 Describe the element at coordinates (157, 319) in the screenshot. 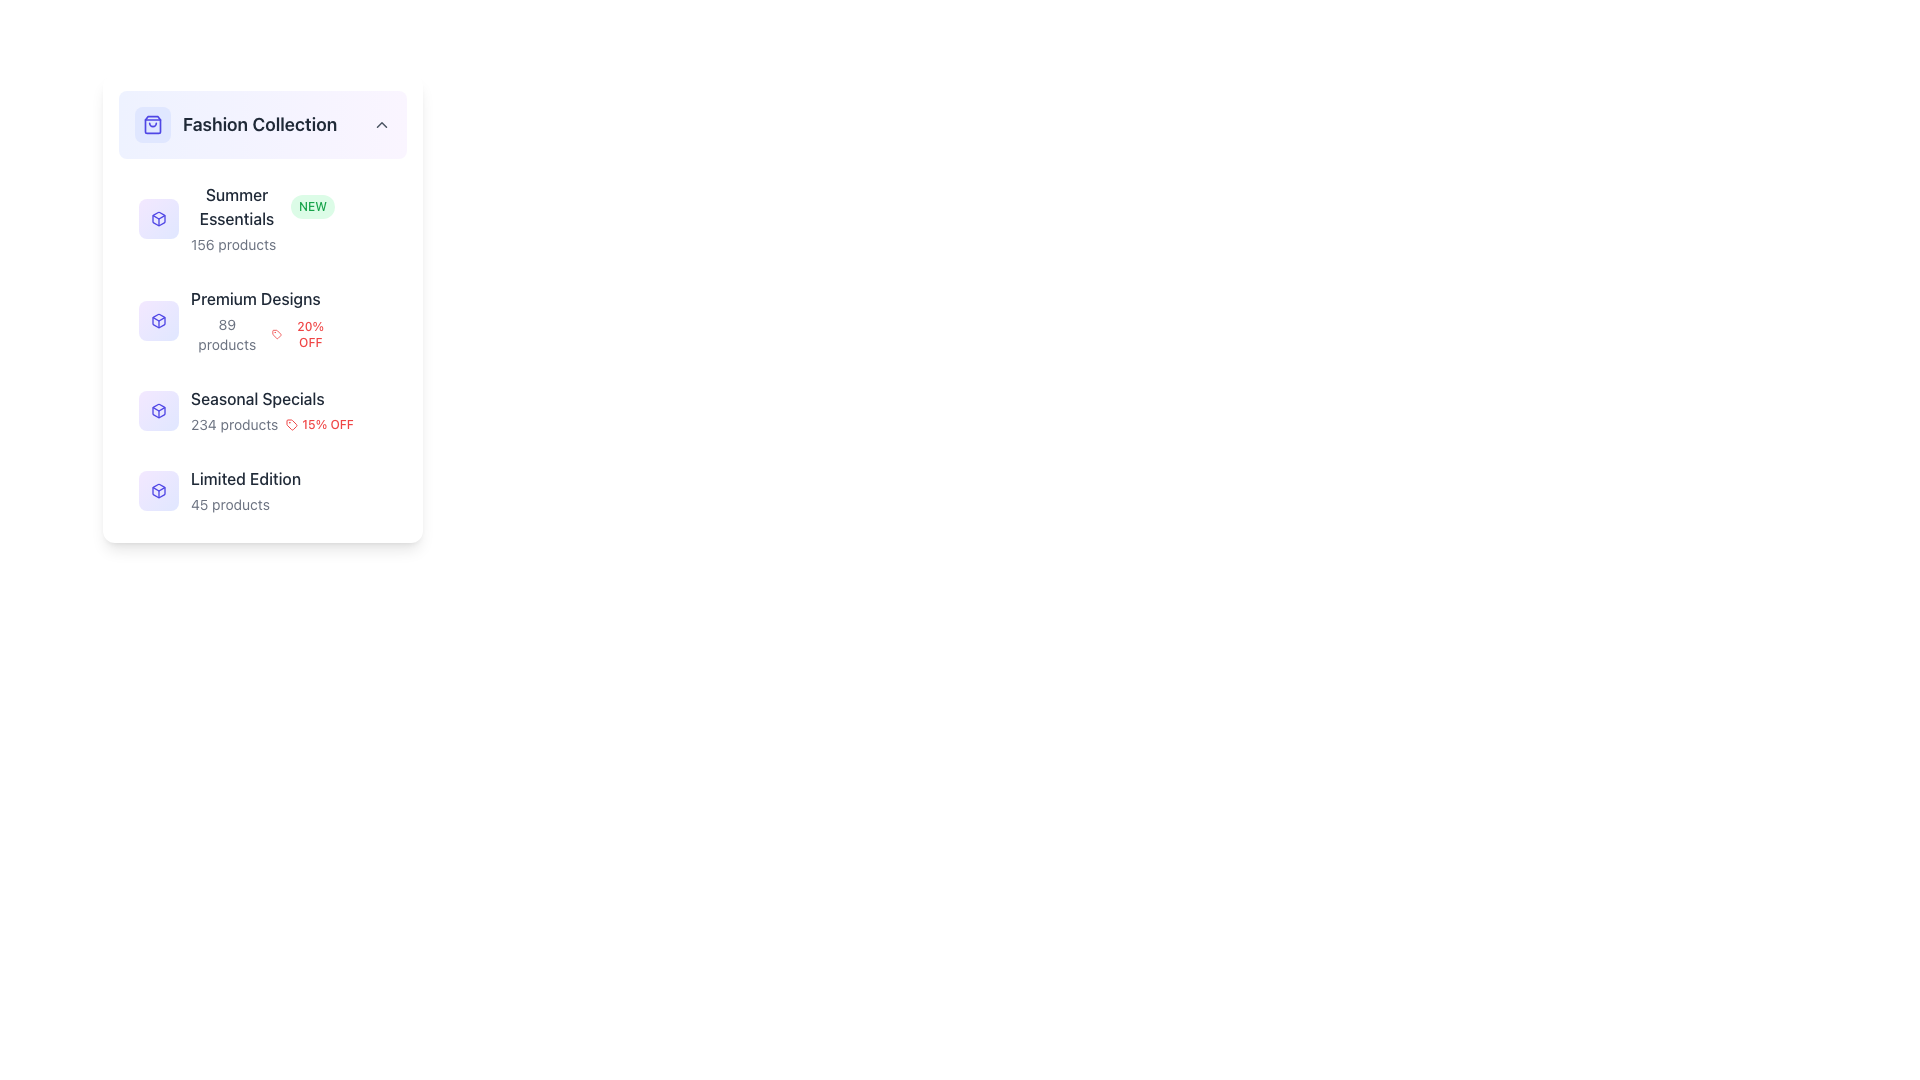

I see `the icon representing the category 'Premium Designs' located to the left of the text 'Premium Designs' in the vertical list` at that location.